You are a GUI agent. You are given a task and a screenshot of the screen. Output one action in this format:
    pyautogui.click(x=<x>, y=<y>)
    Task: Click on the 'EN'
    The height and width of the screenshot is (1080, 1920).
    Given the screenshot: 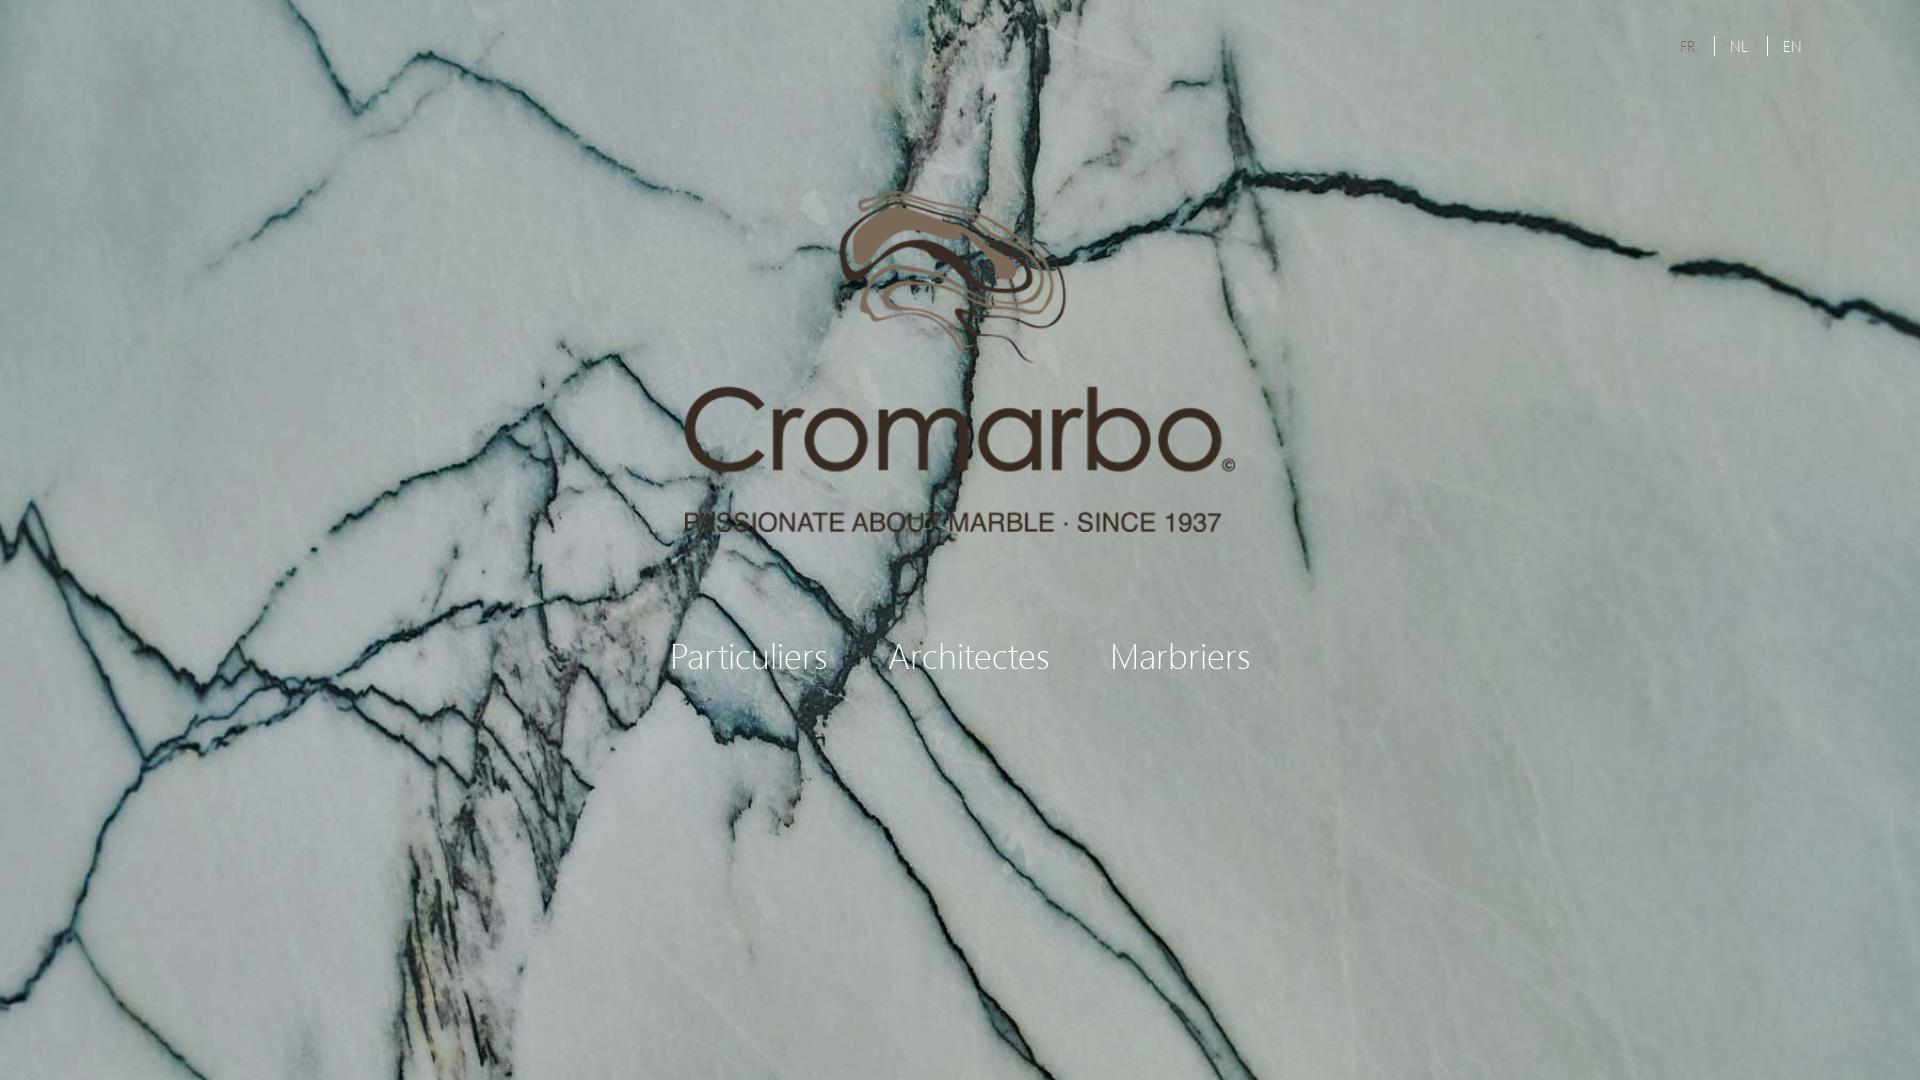 What is the action you would take?
    pyautogui.click(x=1792, y=45)
    